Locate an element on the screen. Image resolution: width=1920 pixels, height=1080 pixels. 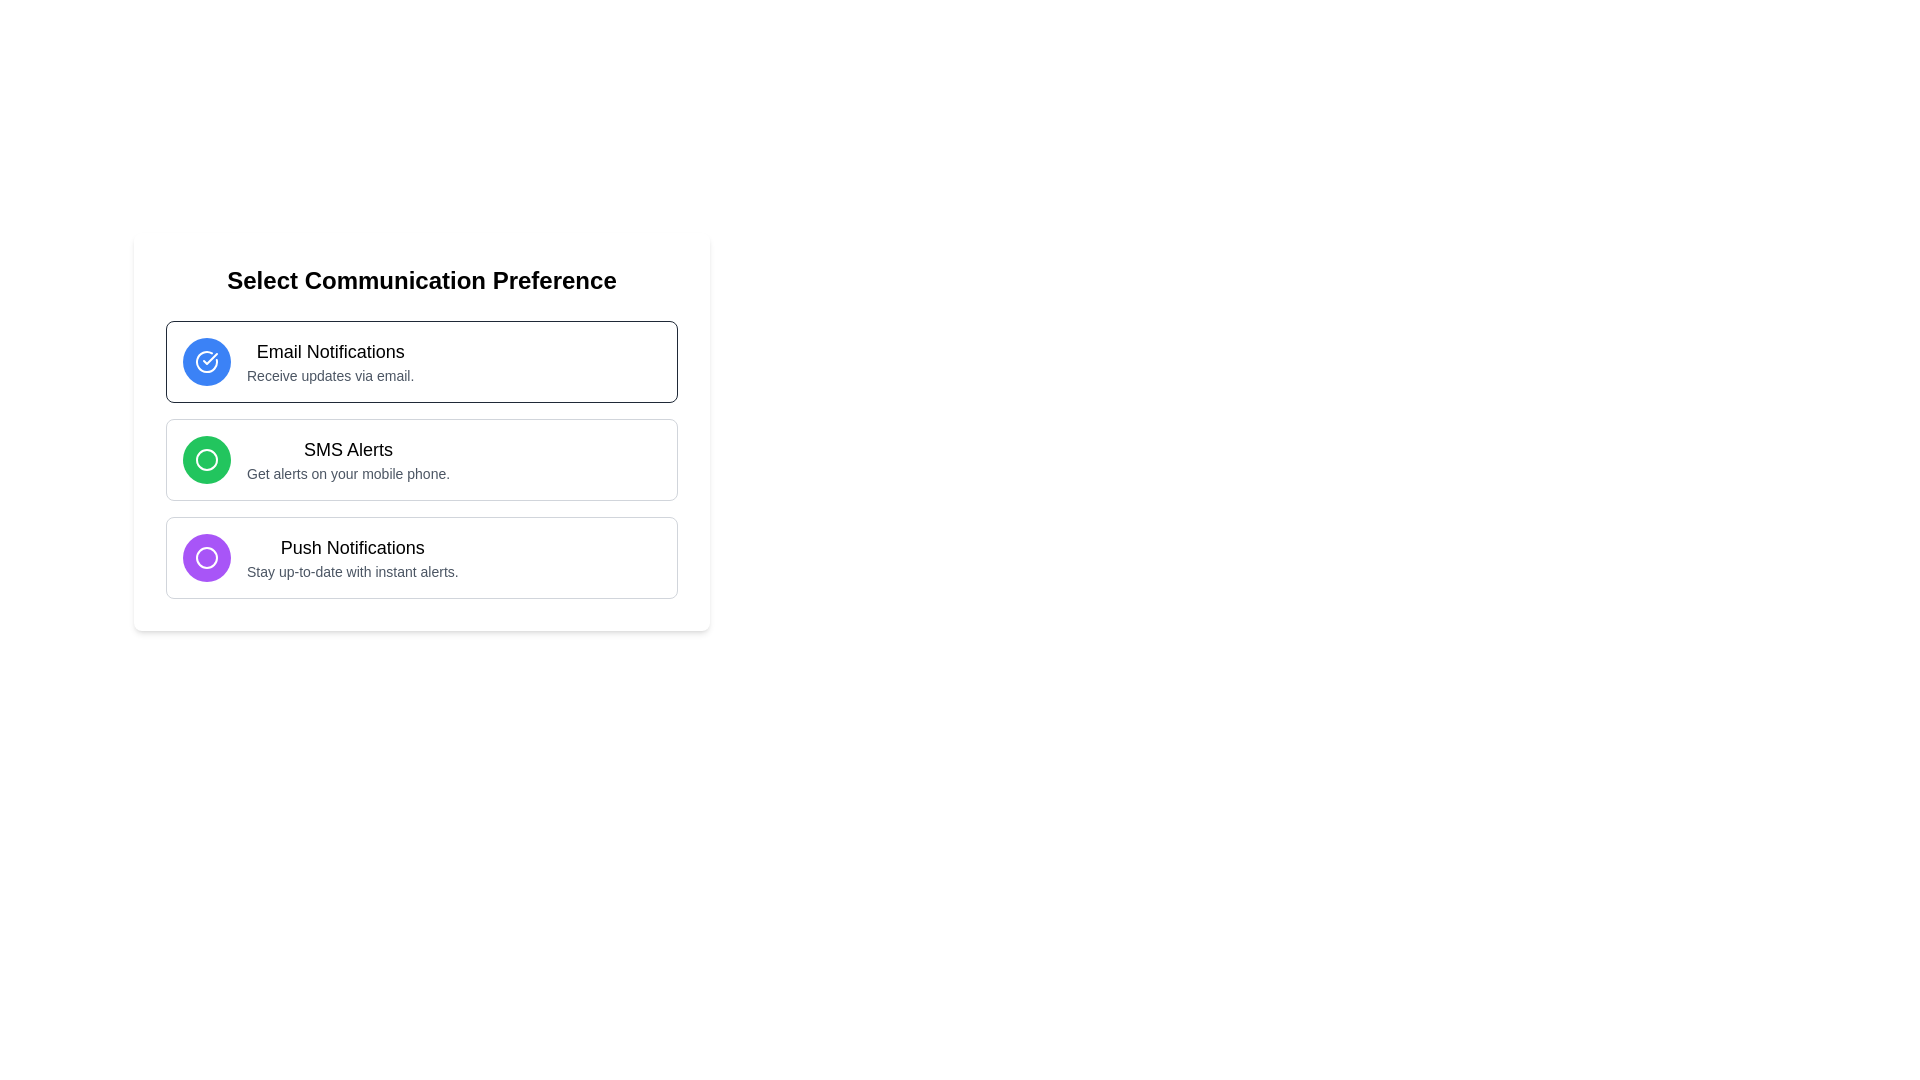
the green circular icon with a white circular outline located to the left of the 'SMS Alerts' text, which is part of the communication preference options is located at coordinates (206, 459).